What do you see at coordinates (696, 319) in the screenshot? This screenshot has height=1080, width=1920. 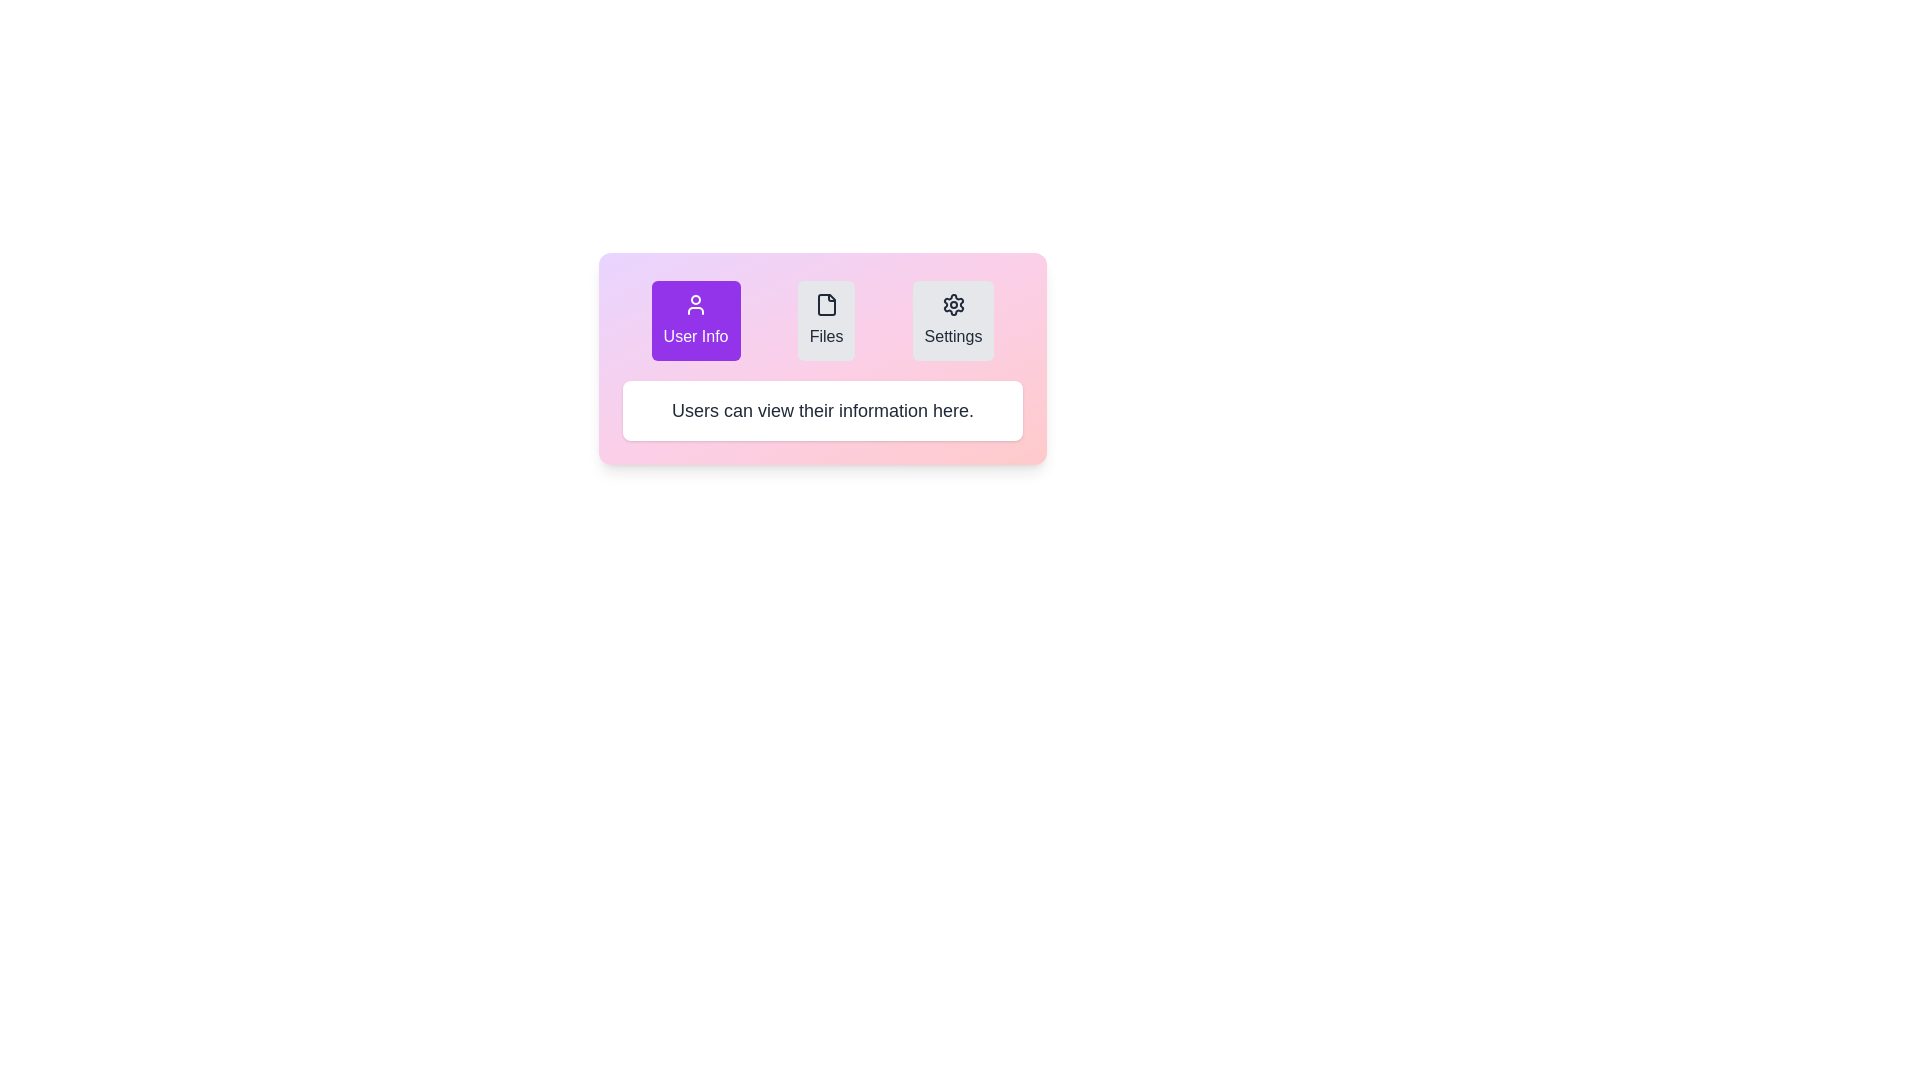 I see `the 'User Info' button, which is a vibrant purple rectangular button with rounded corners, featuring a white user icon and the text 'User Info' below it` at bounding box center [696, 319].